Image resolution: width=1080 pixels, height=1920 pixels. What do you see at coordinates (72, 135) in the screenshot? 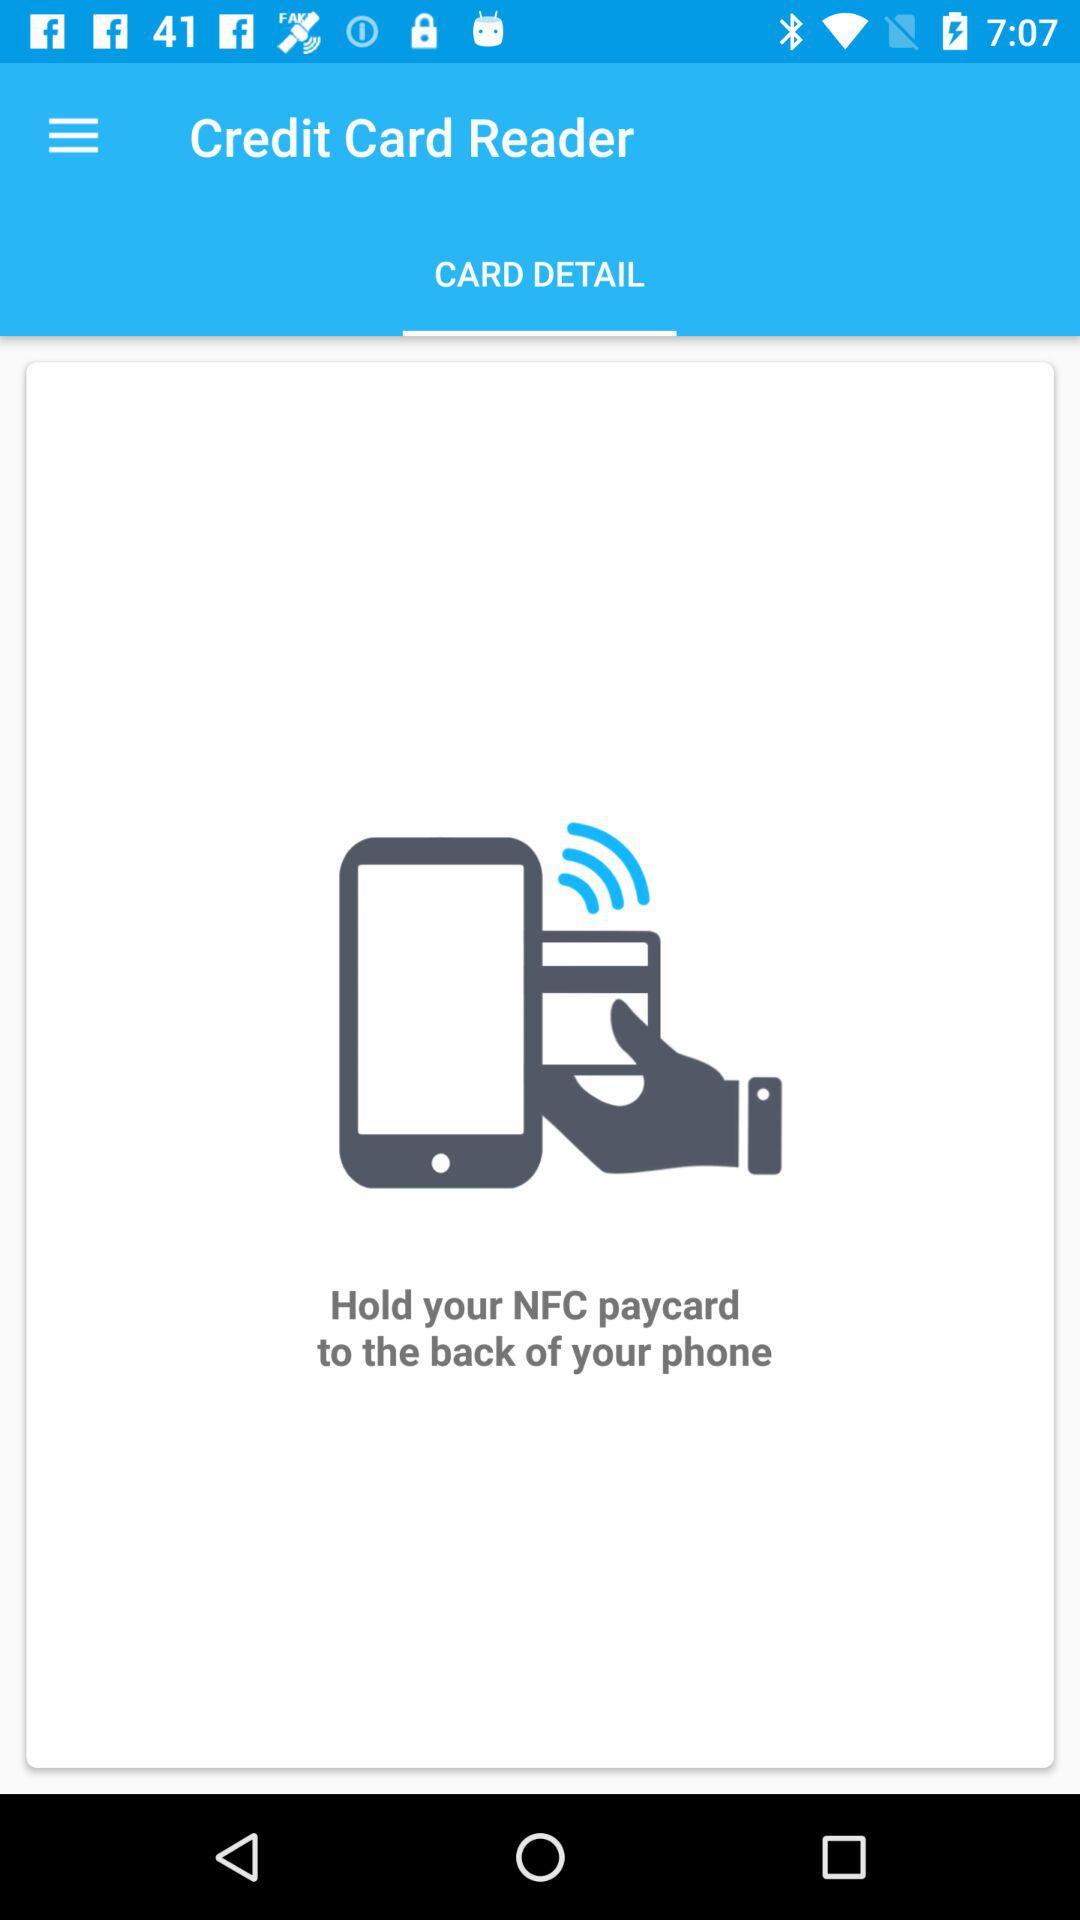
I see `the item at the top left corner` at bounding box center [72, 135].